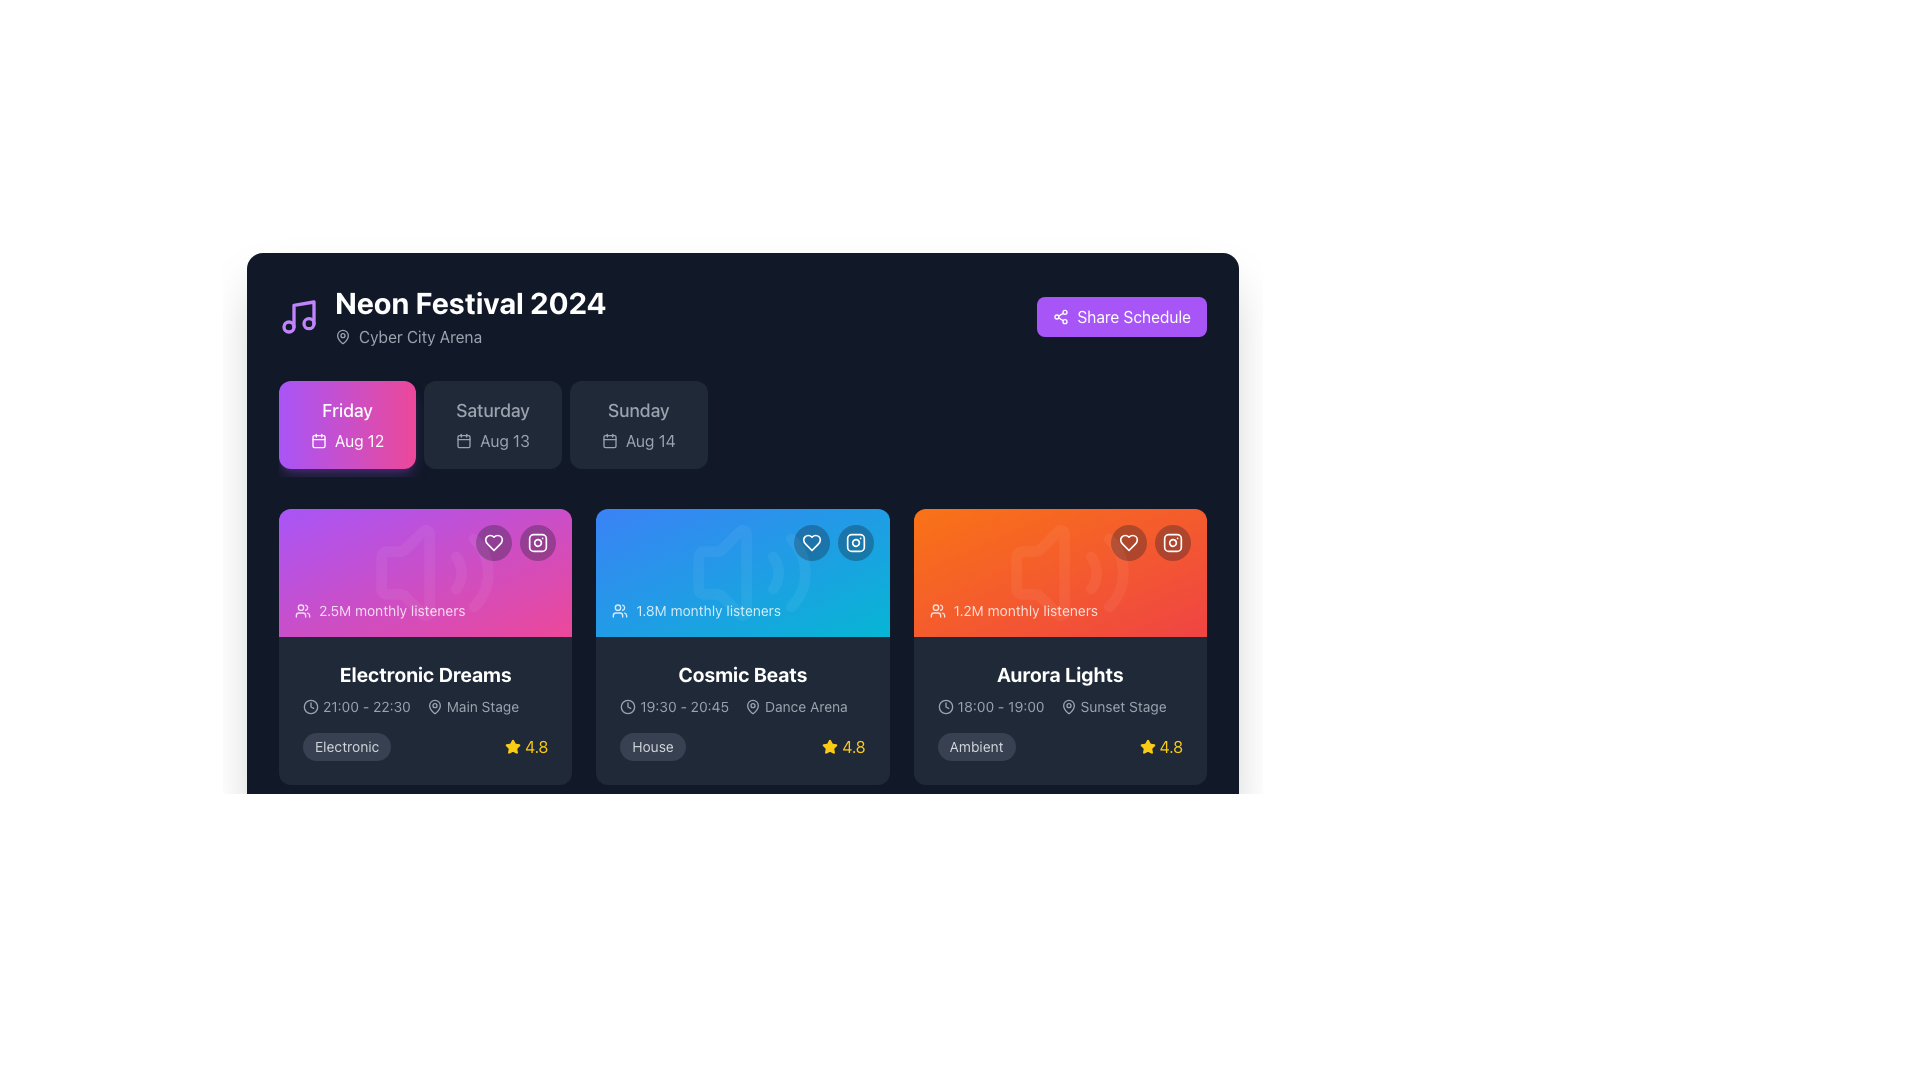  I want to click on the SVG Circle Element representing the clock icon in the 'Aurora Lights' card, located in the bottom row of the application, so click(944, 705).